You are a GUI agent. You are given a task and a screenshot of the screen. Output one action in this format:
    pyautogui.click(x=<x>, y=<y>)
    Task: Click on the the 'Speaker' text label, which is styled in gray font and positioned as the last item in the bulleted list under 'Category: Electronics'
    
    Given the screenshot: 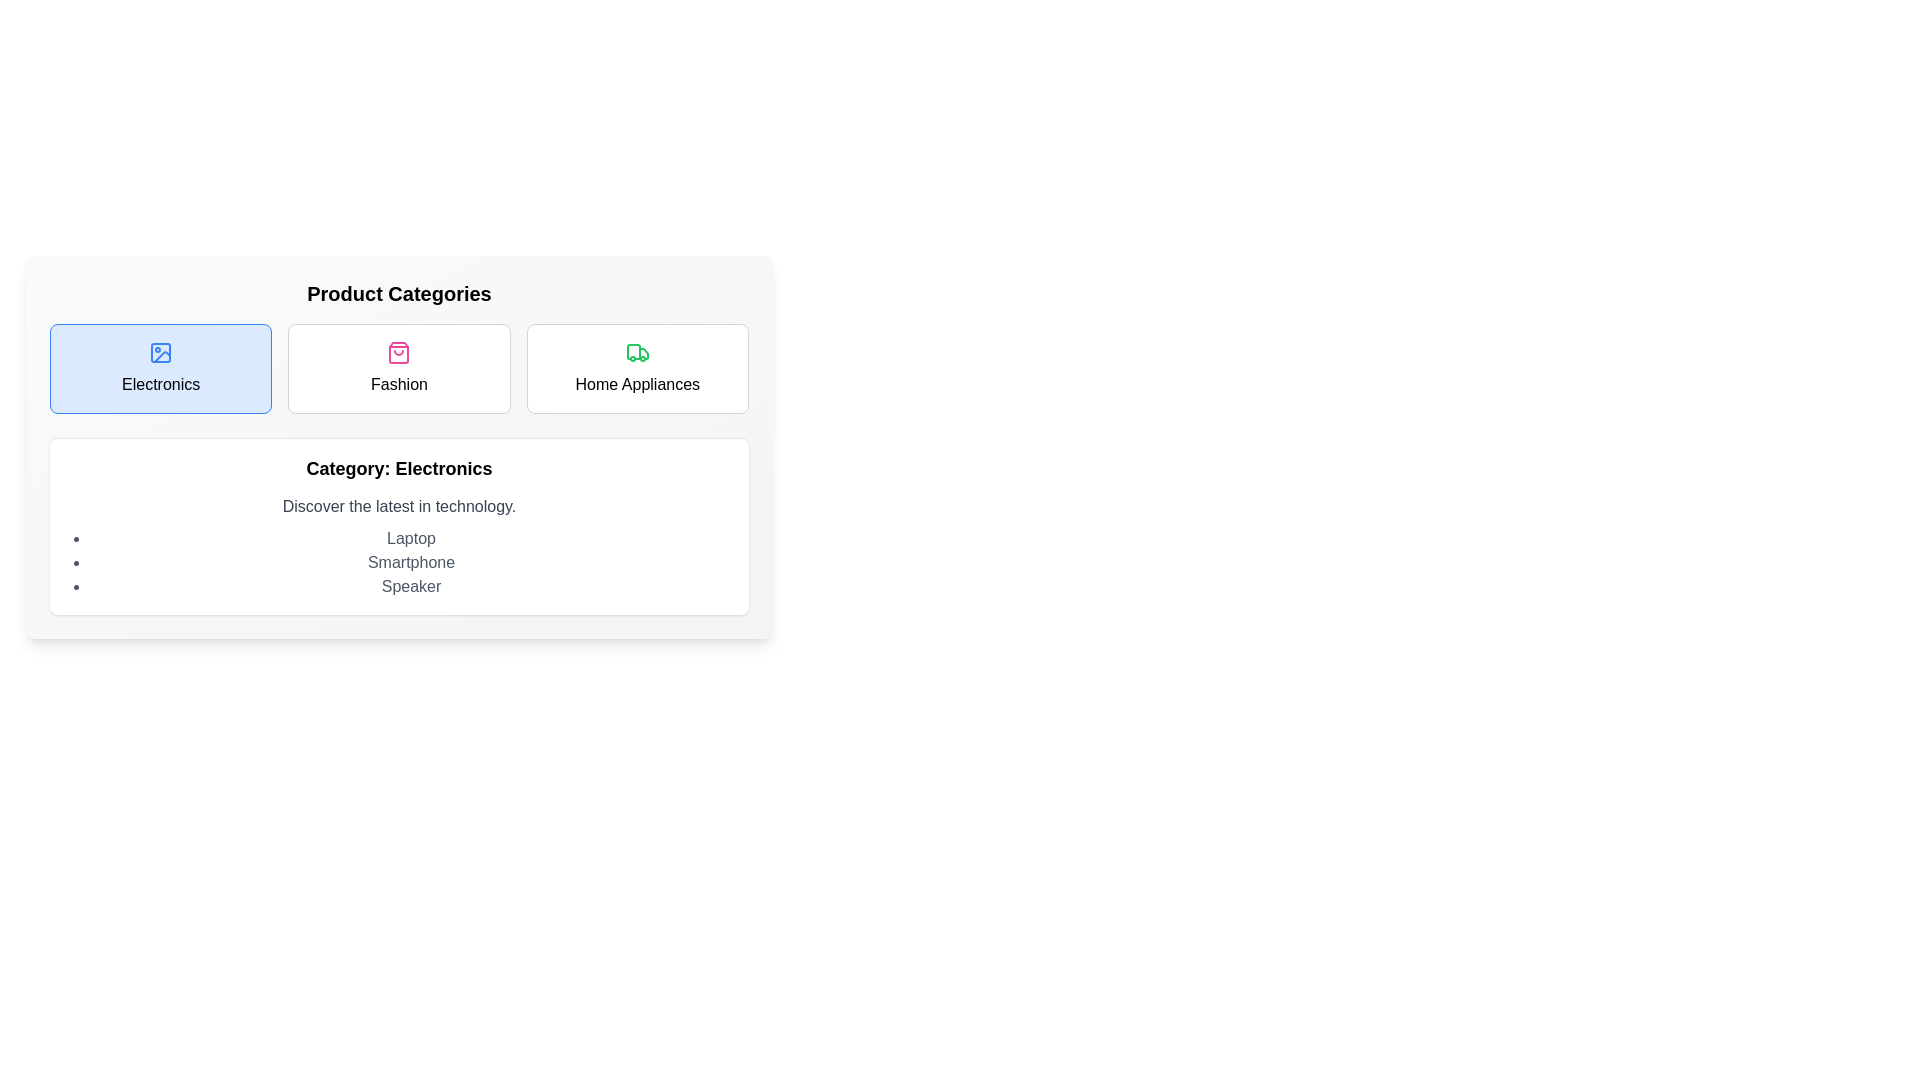 What is the action you would take?
    pyautogui.click(x=410, y=585)
    